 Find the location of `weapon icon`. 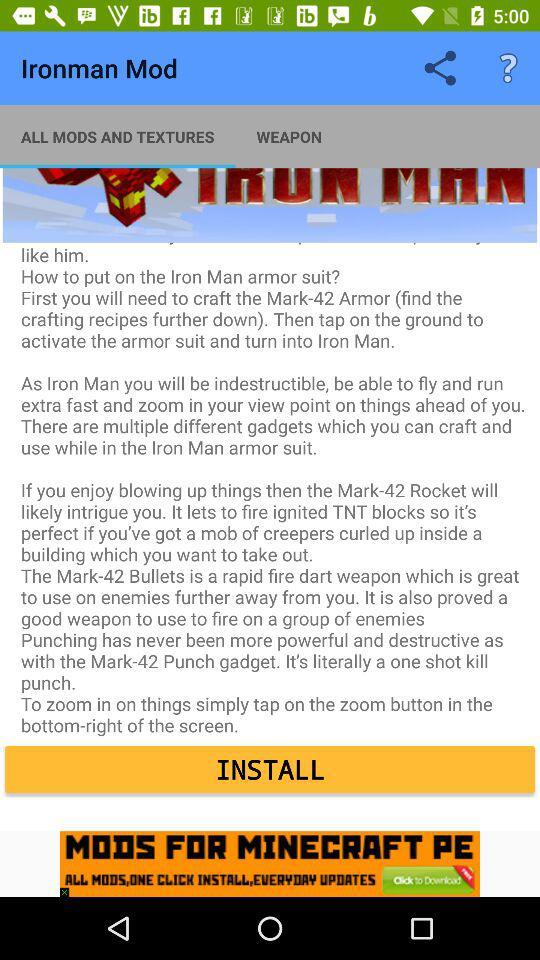

weapon icon is located at coordinates (288, 135).